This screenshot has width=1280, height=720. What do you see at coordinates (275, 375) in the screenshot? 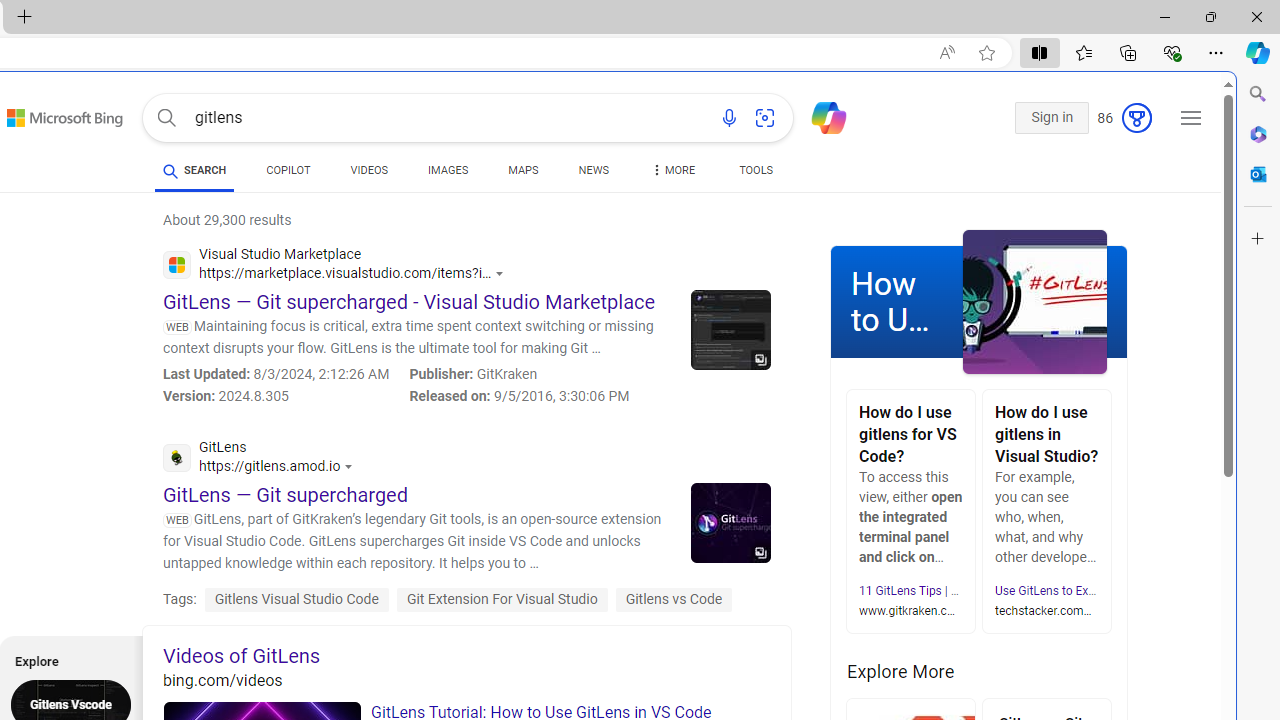
I see `'Last Updated: 8/3/2024, 2:12:26 AM'` at bounding box center [275, 375].